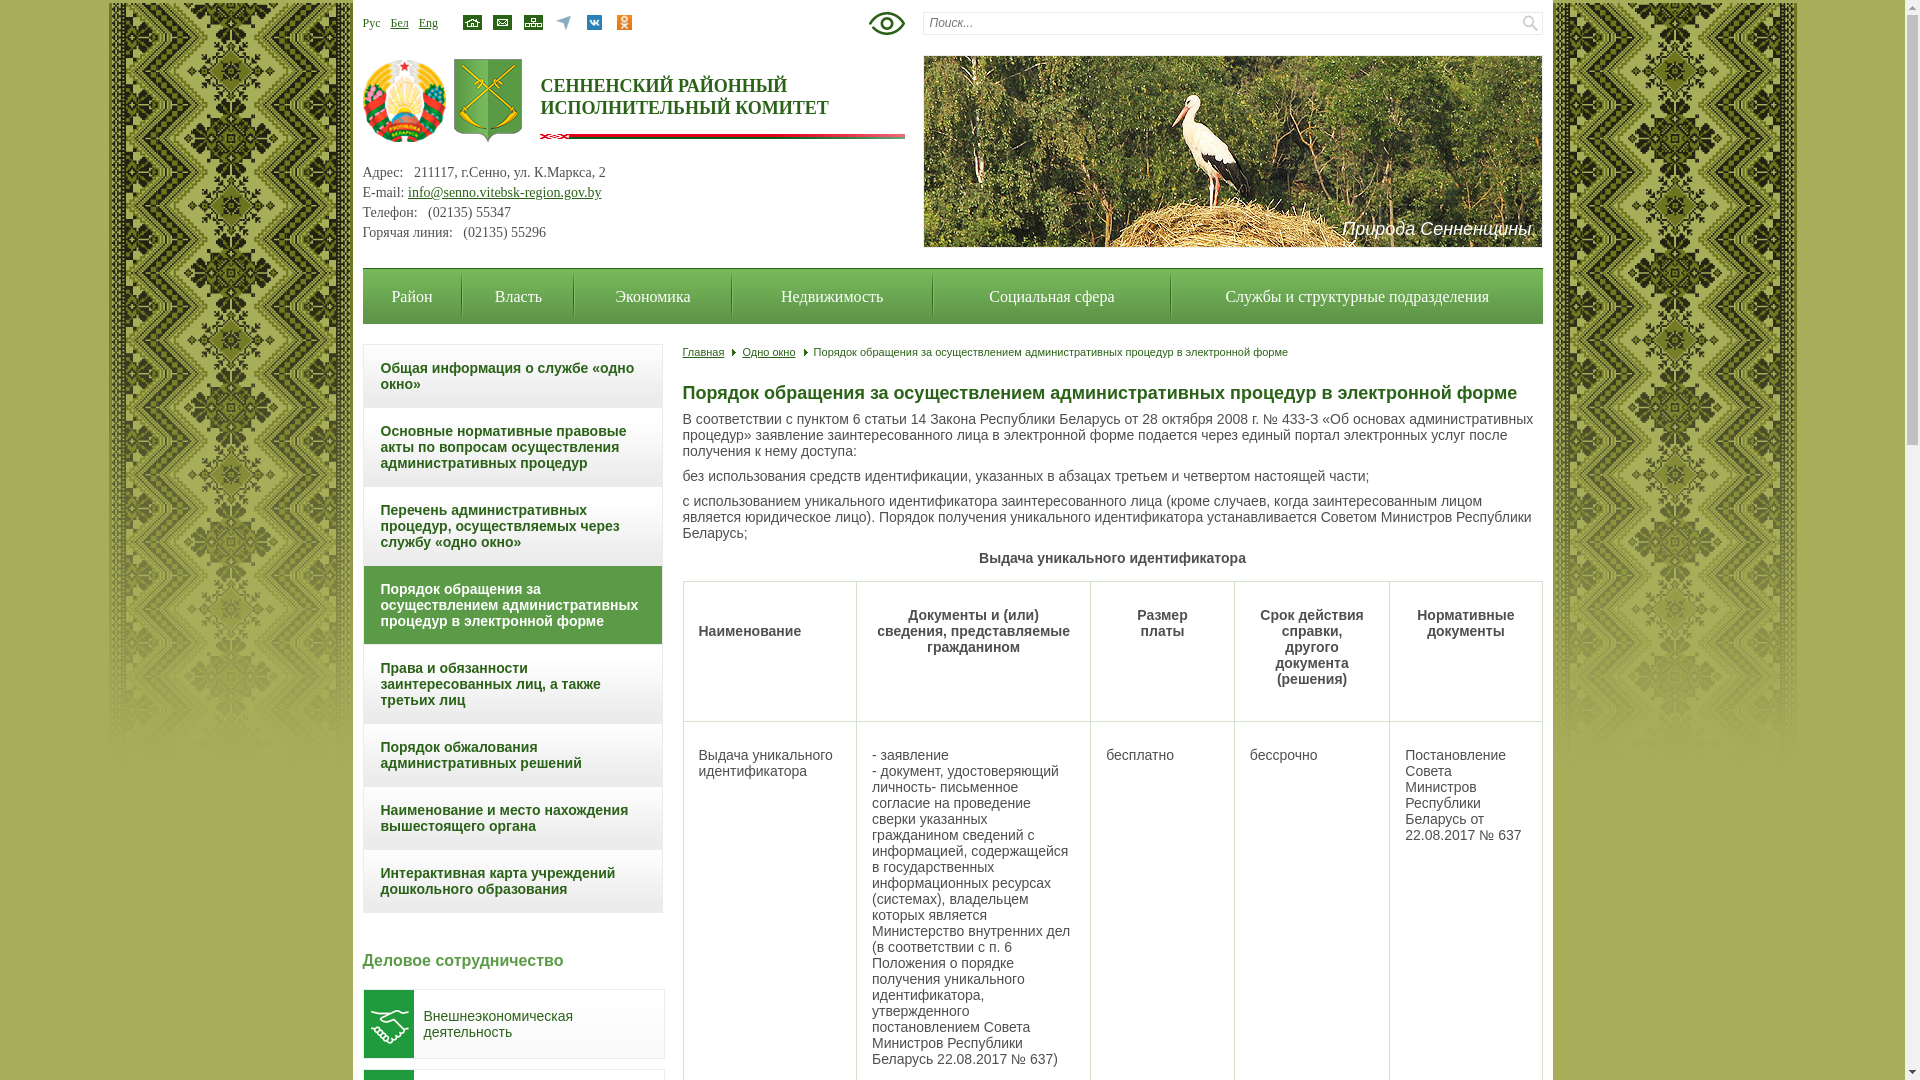  I want to click on 'telegram', so click(562, 27).